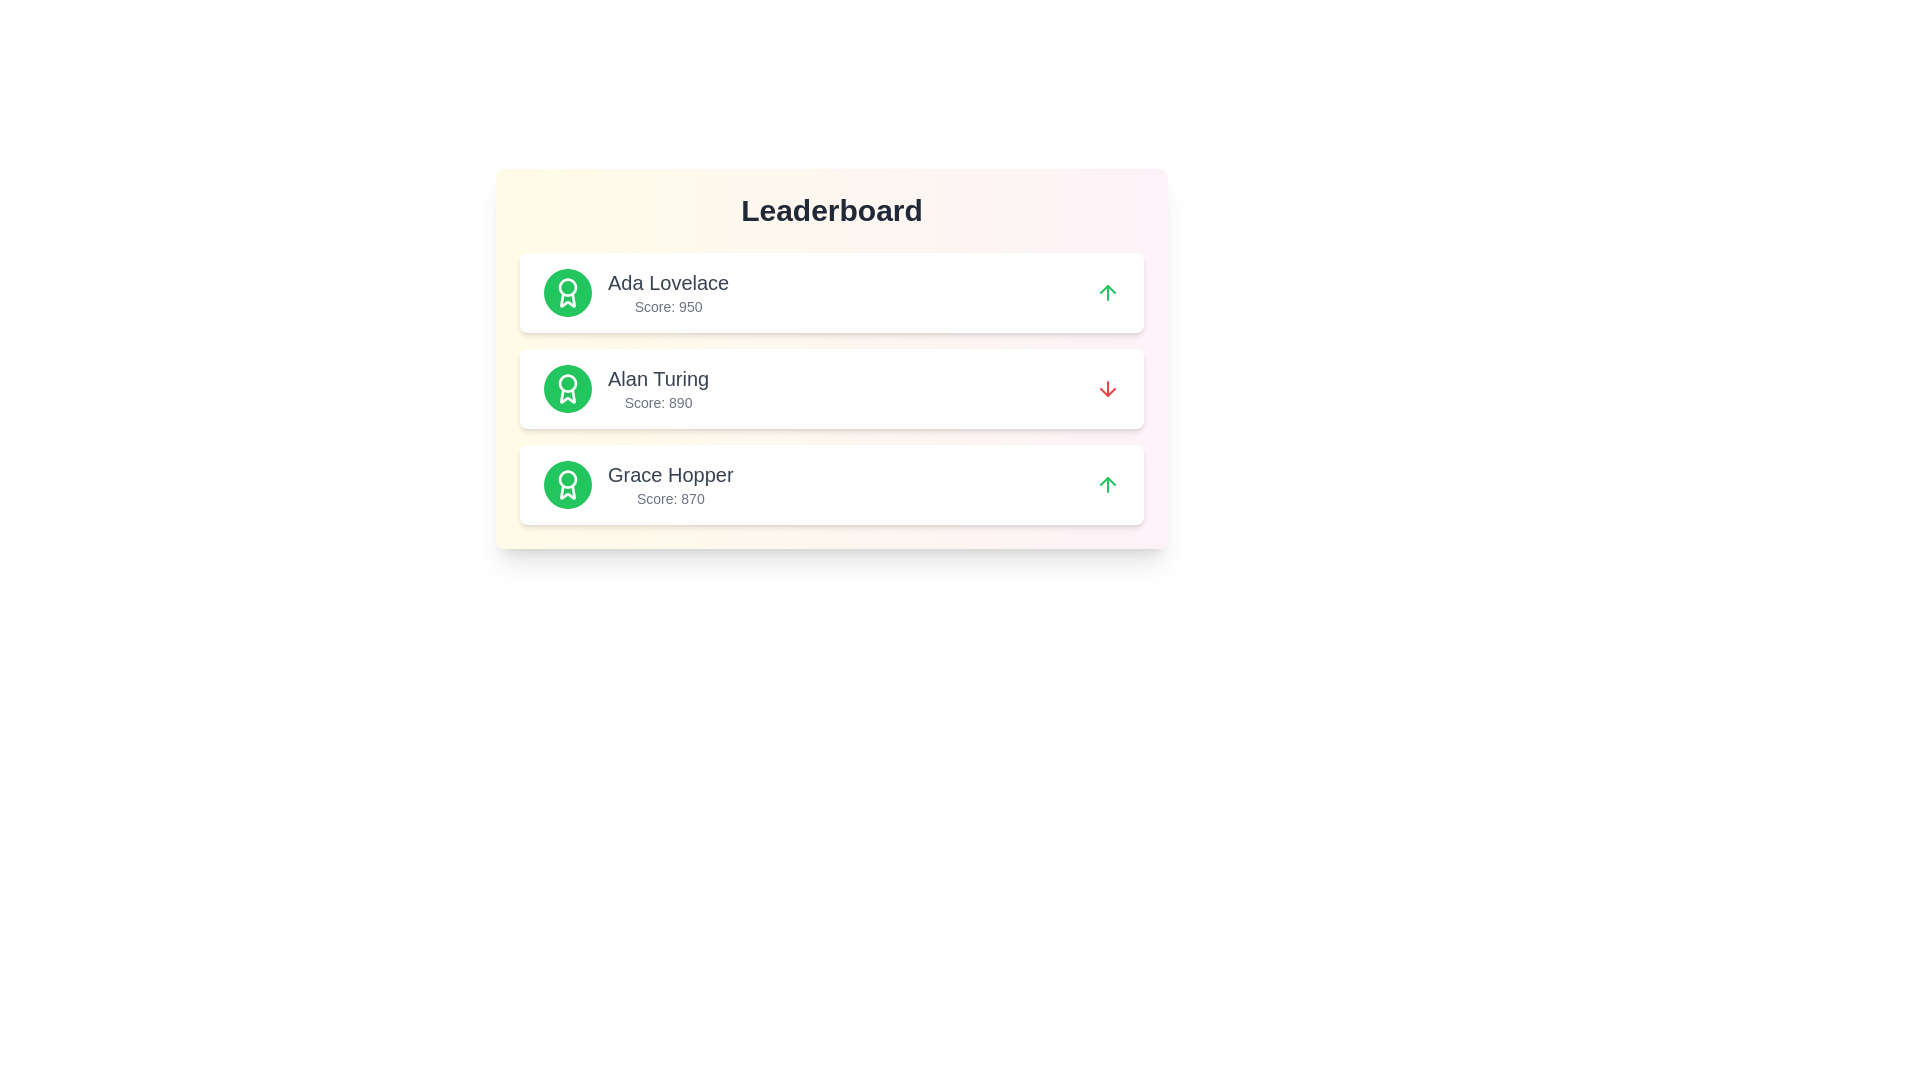  What do you see at coordinates (831, 485) in the screenshot?
I see `the leaderboard entry for Grace Hopper` at bounding box center [831, 485].